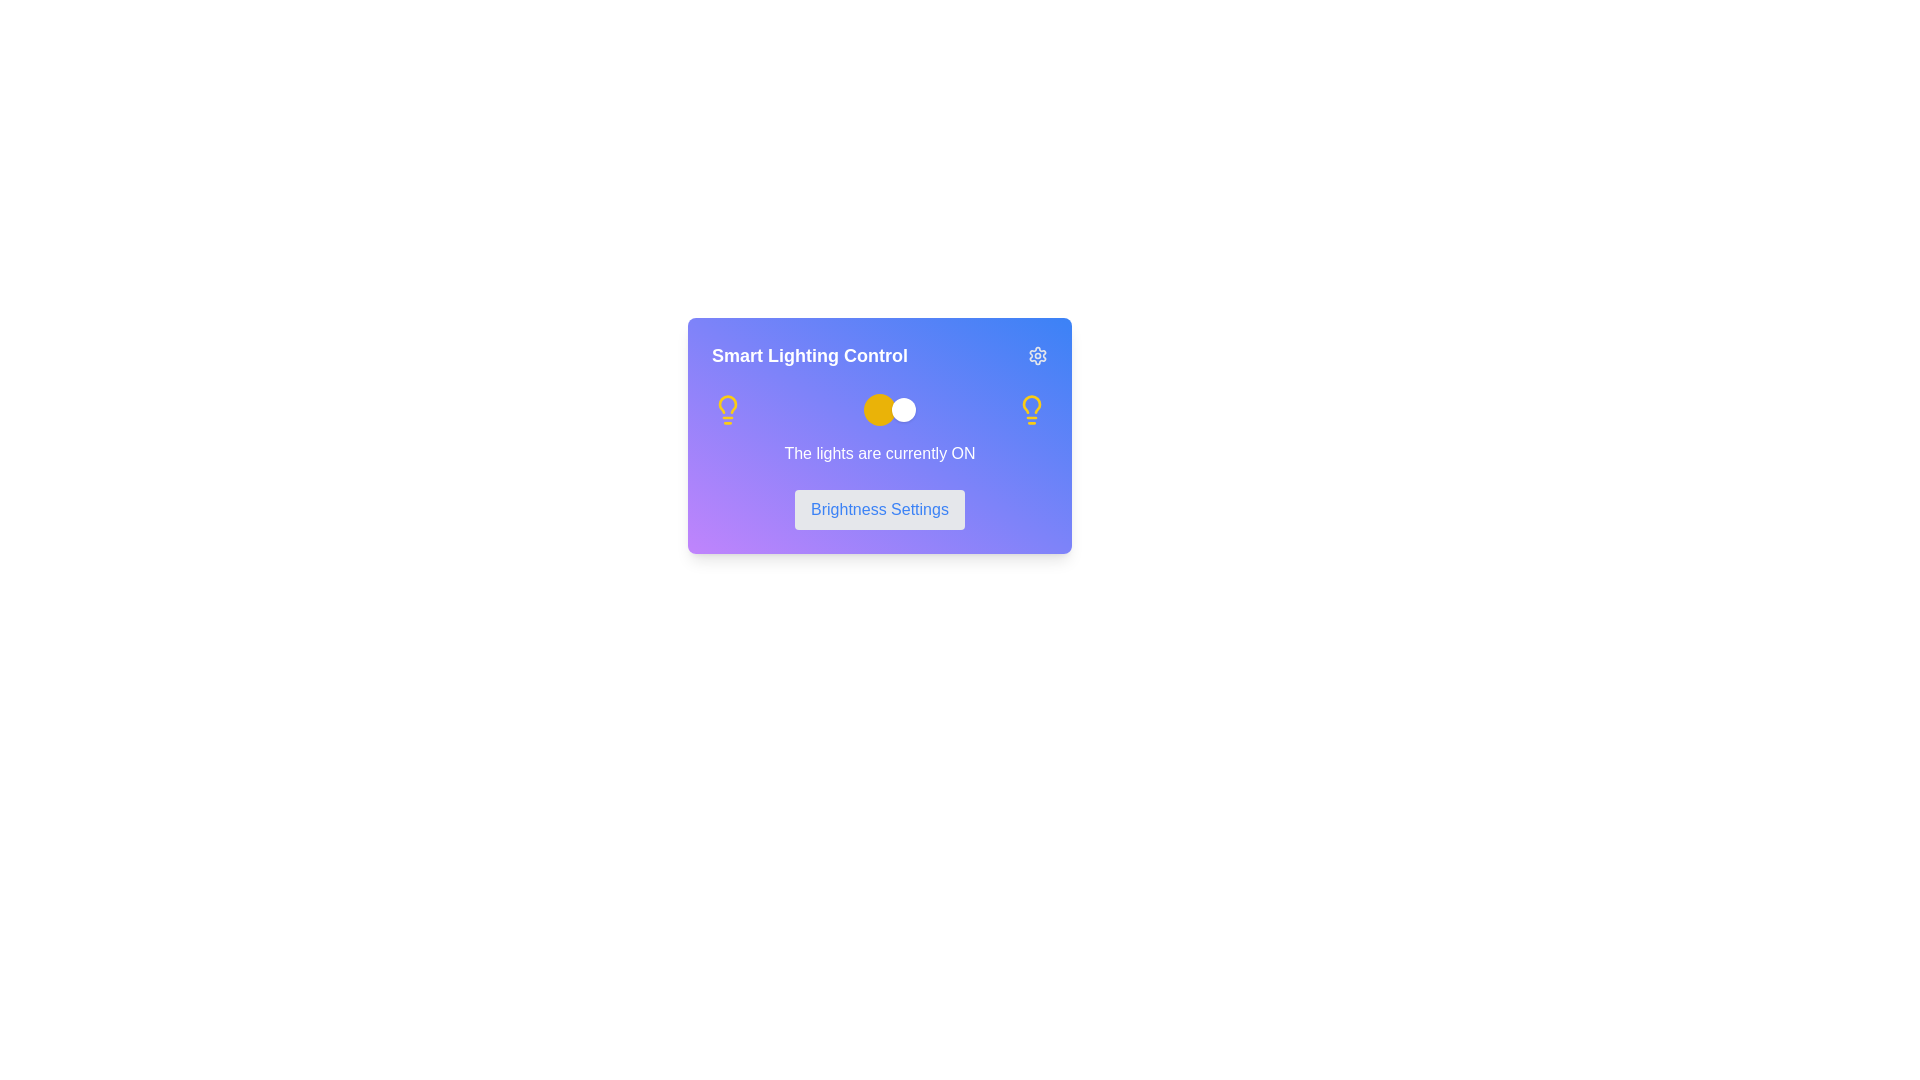 The height and width of the screenshot is (1080, 1920). I want to click on the 'Brightness Settings' button located at the bottom of the 'Smart Lighting Control' card, so click(879, 508).